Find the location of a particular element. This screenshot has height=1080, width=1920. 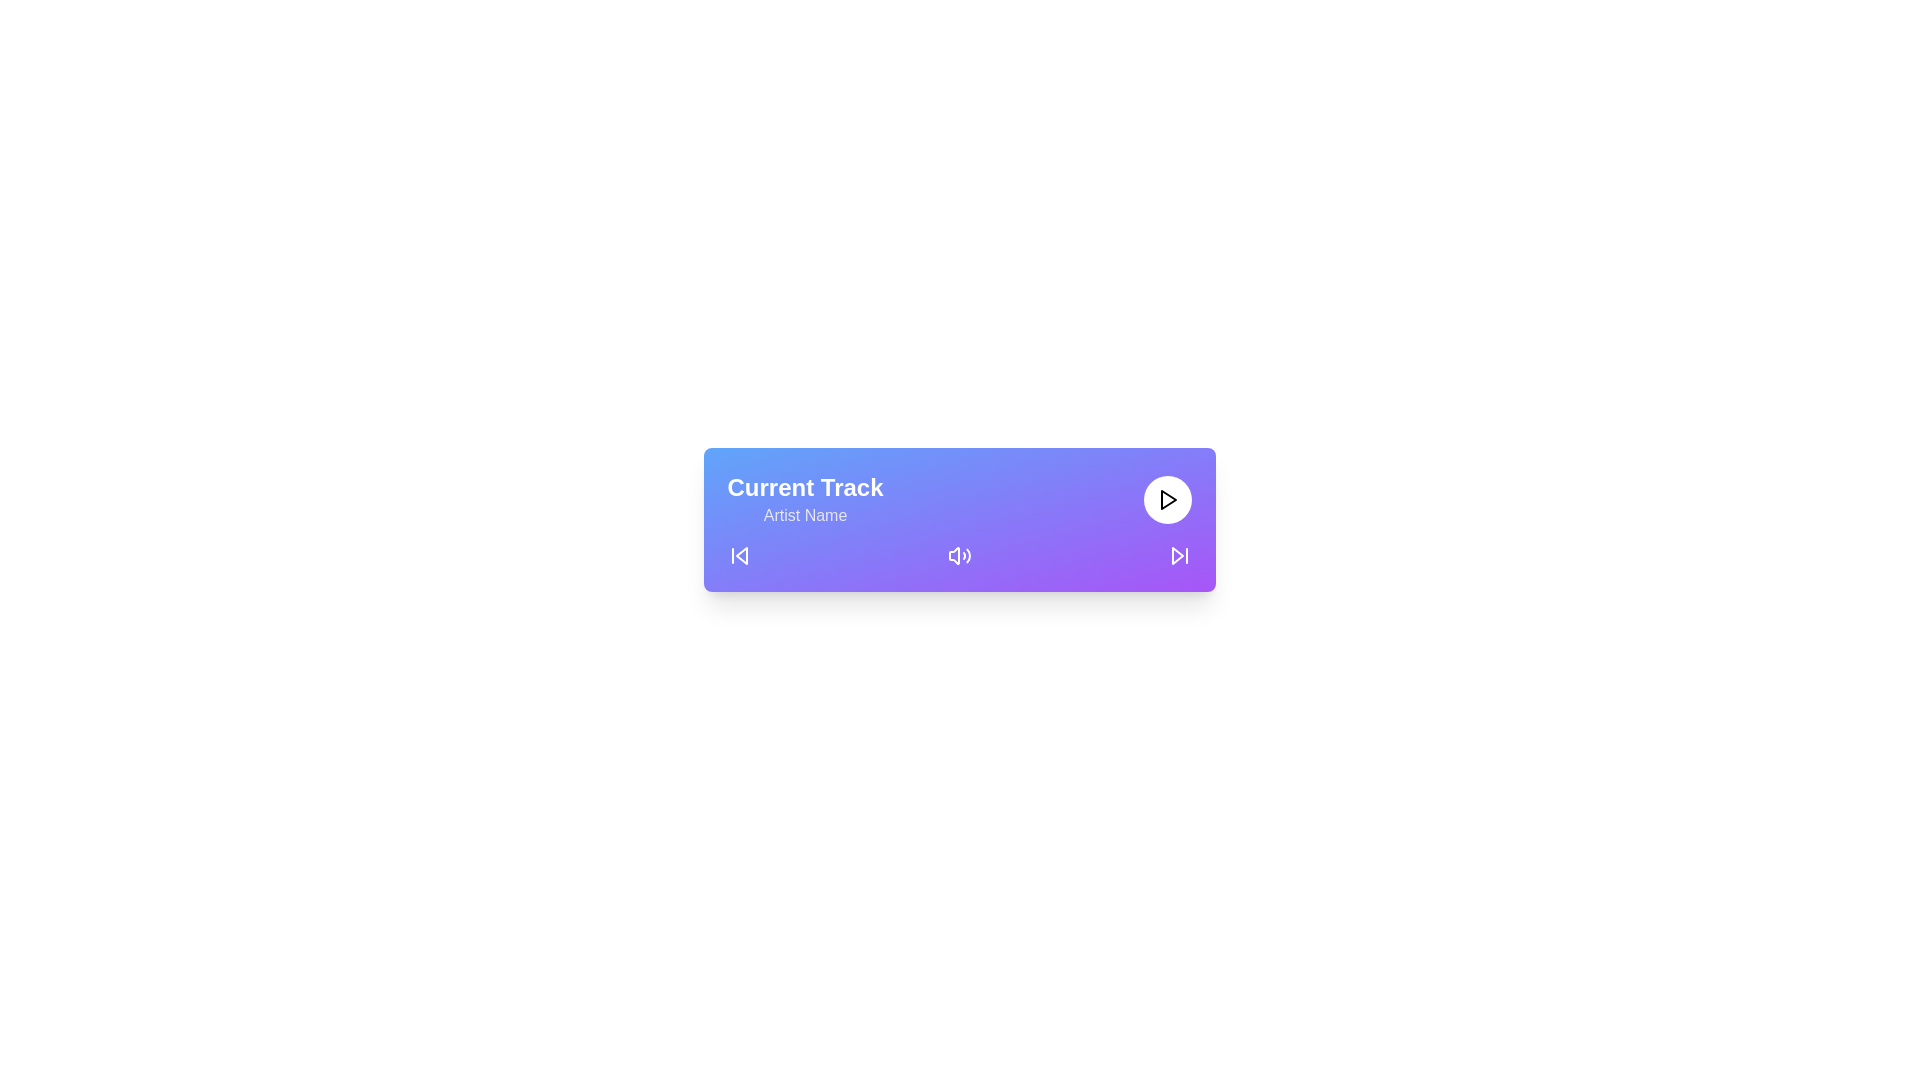

the triangular play button located on the playback control bar to initiate the playing of audio content is located at coordinates (1168, 499).